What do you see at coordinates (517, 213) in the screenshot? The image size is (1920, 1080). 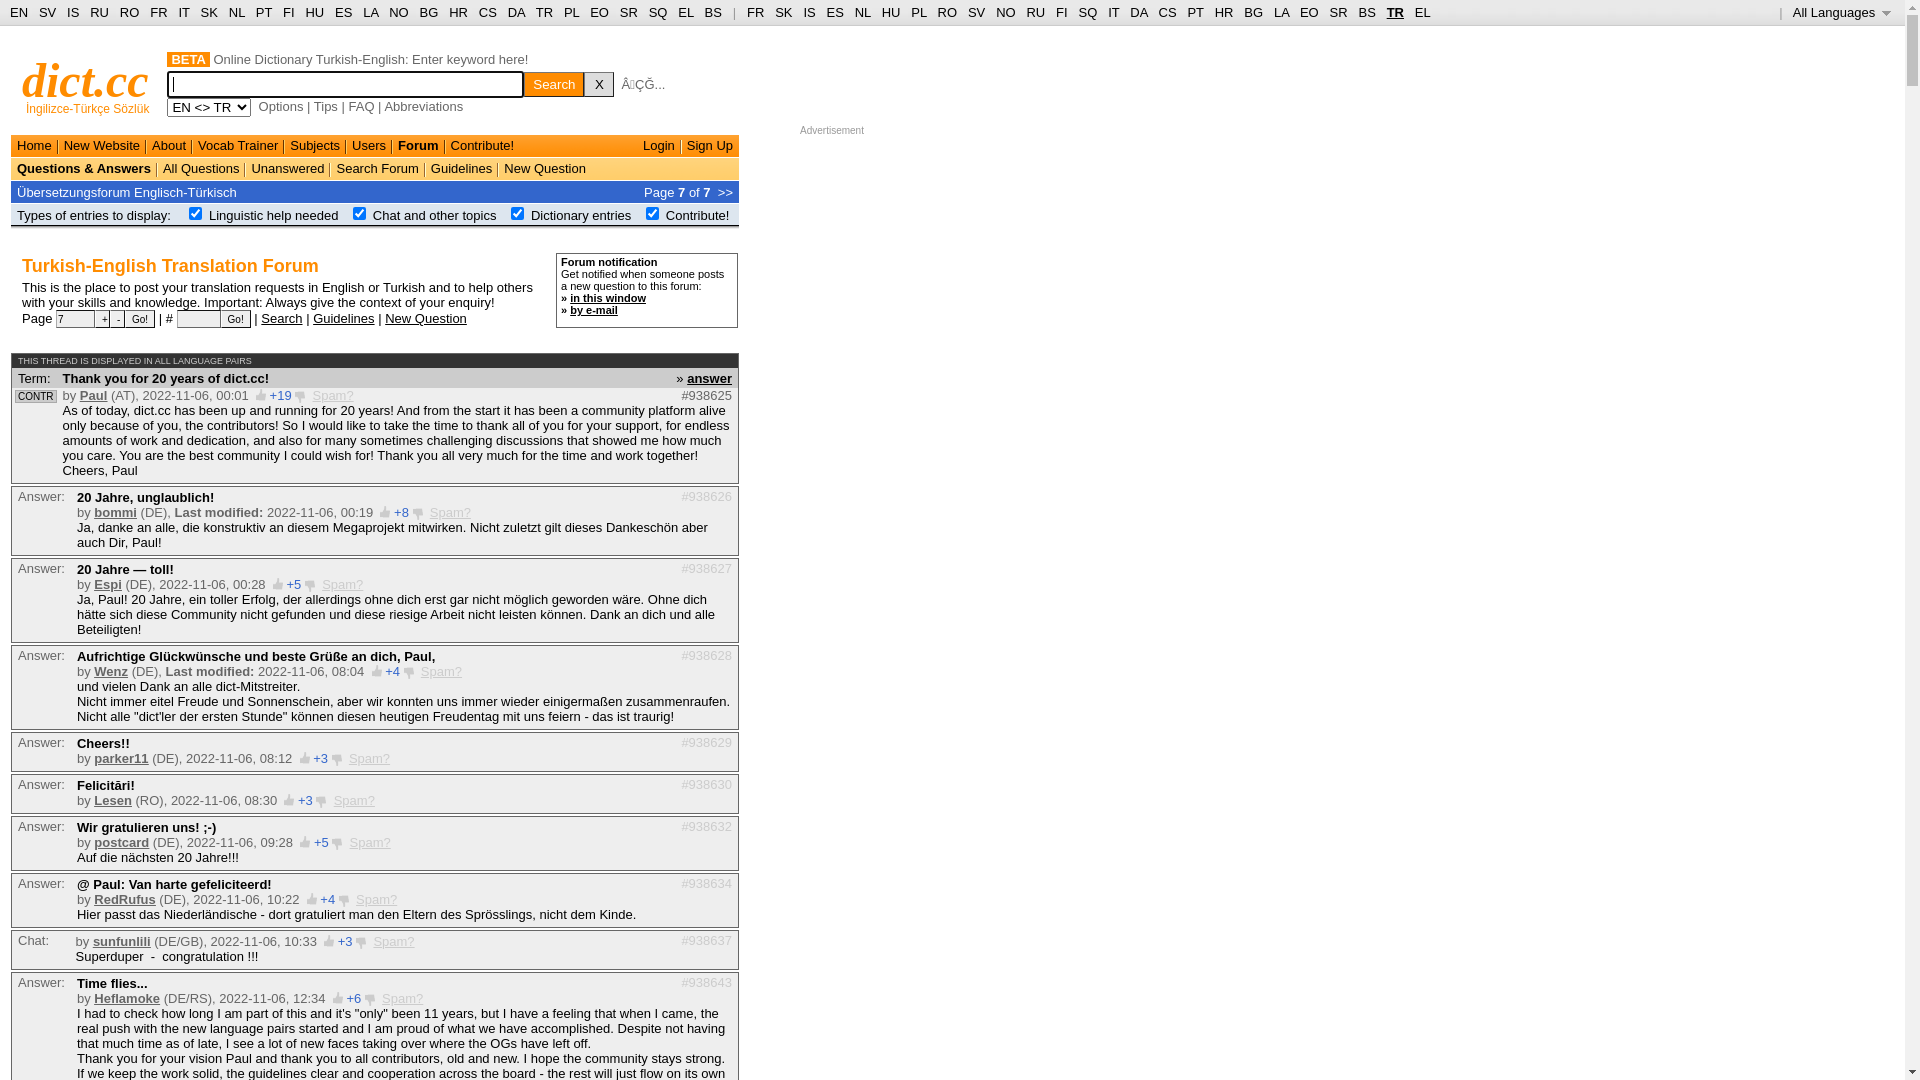 I see `'on'` at bounding box center [517, 213].